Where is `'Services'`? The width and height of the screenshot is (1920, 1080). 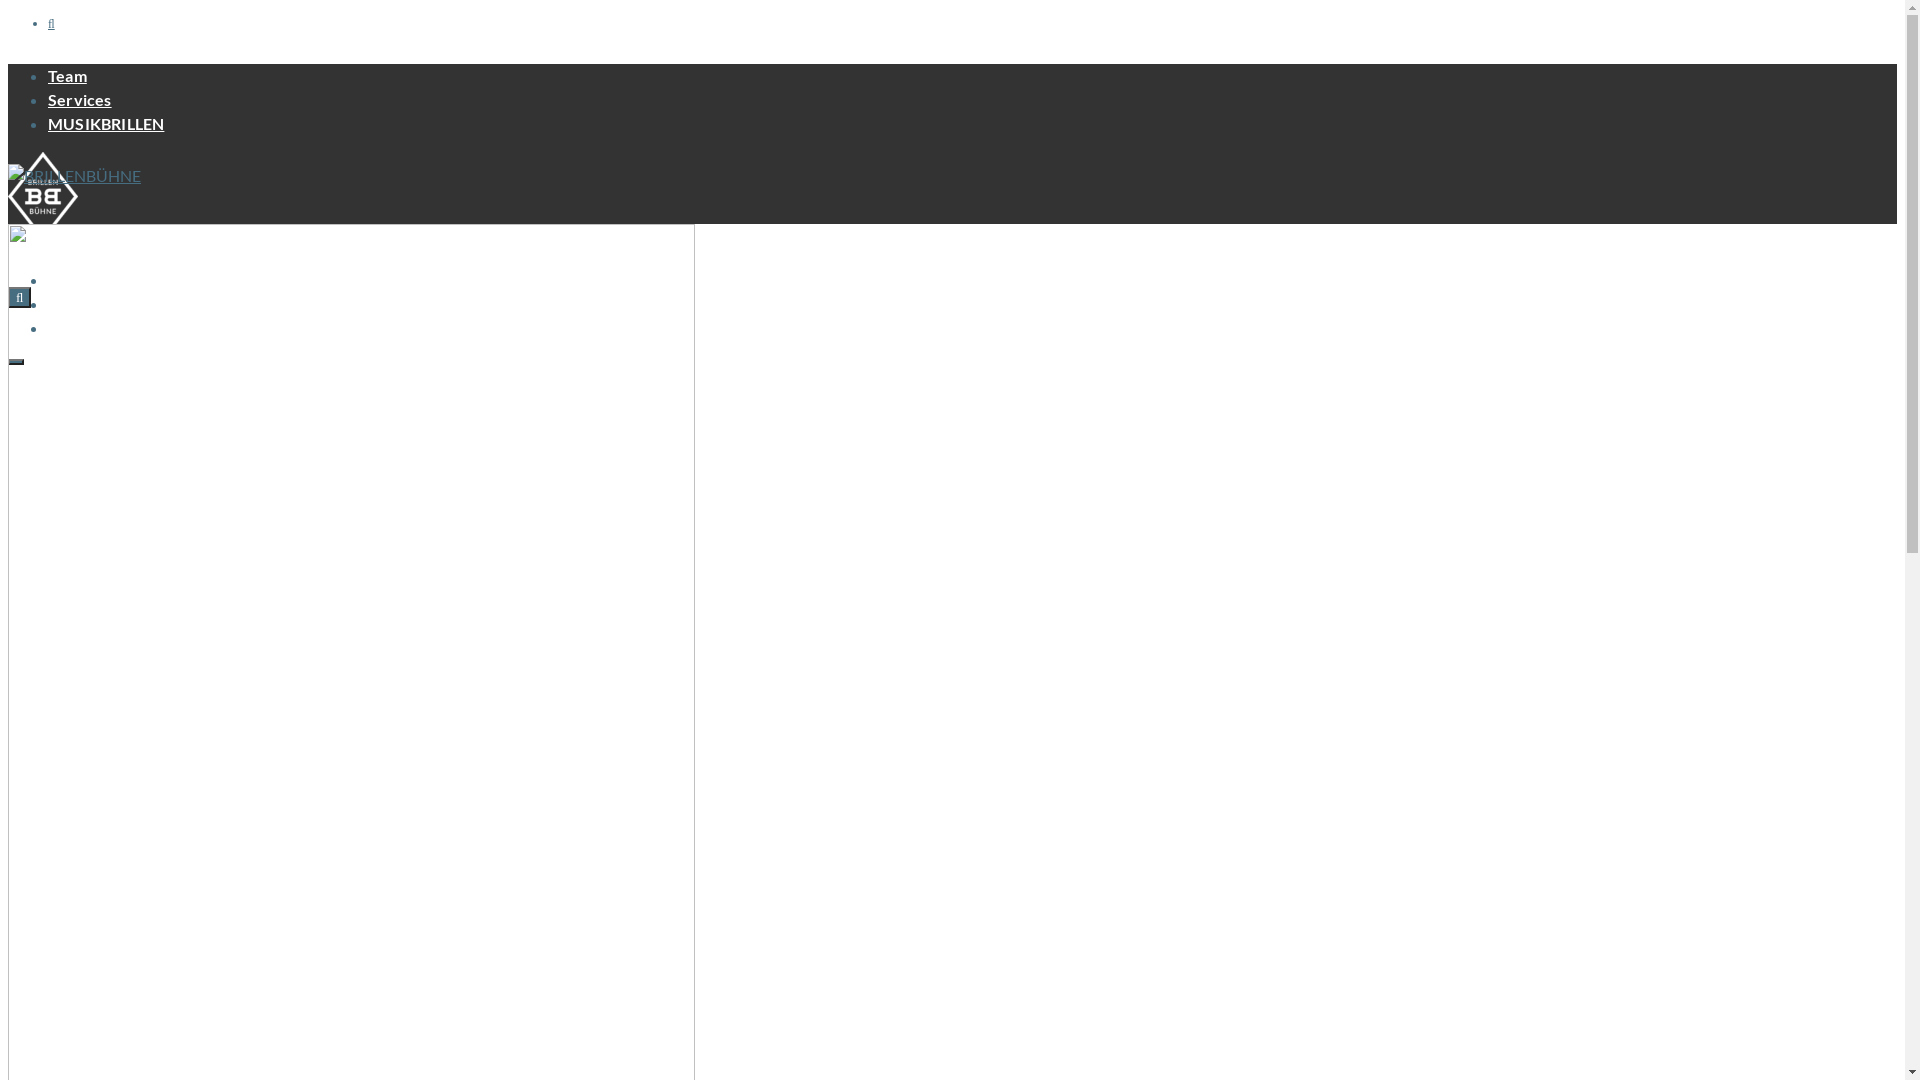
'Services' is located at coordinates (80, 99).